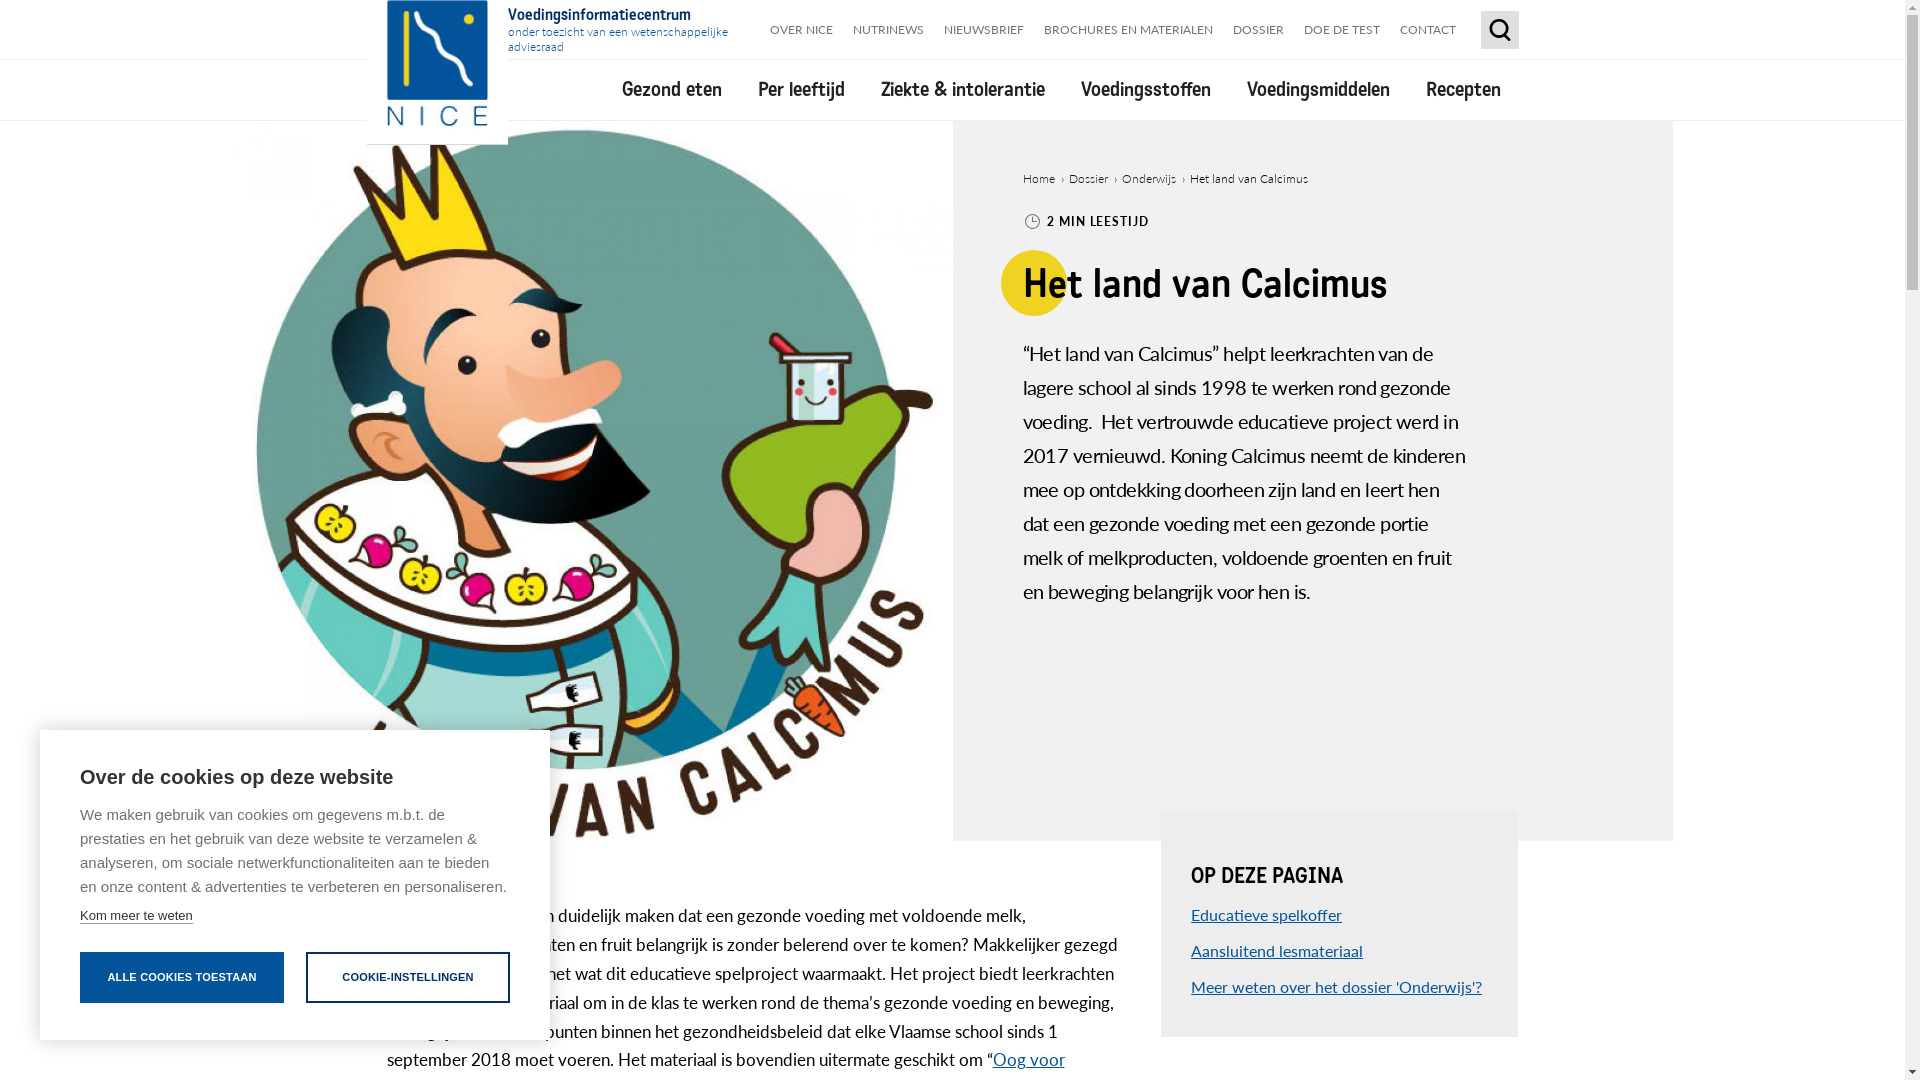 The height and width of the screenshot is (1080, 1920). Describe the element at coordinates (1265, 914) in the screenshot. I see `'Educatieve spelkoffer'` at that location.